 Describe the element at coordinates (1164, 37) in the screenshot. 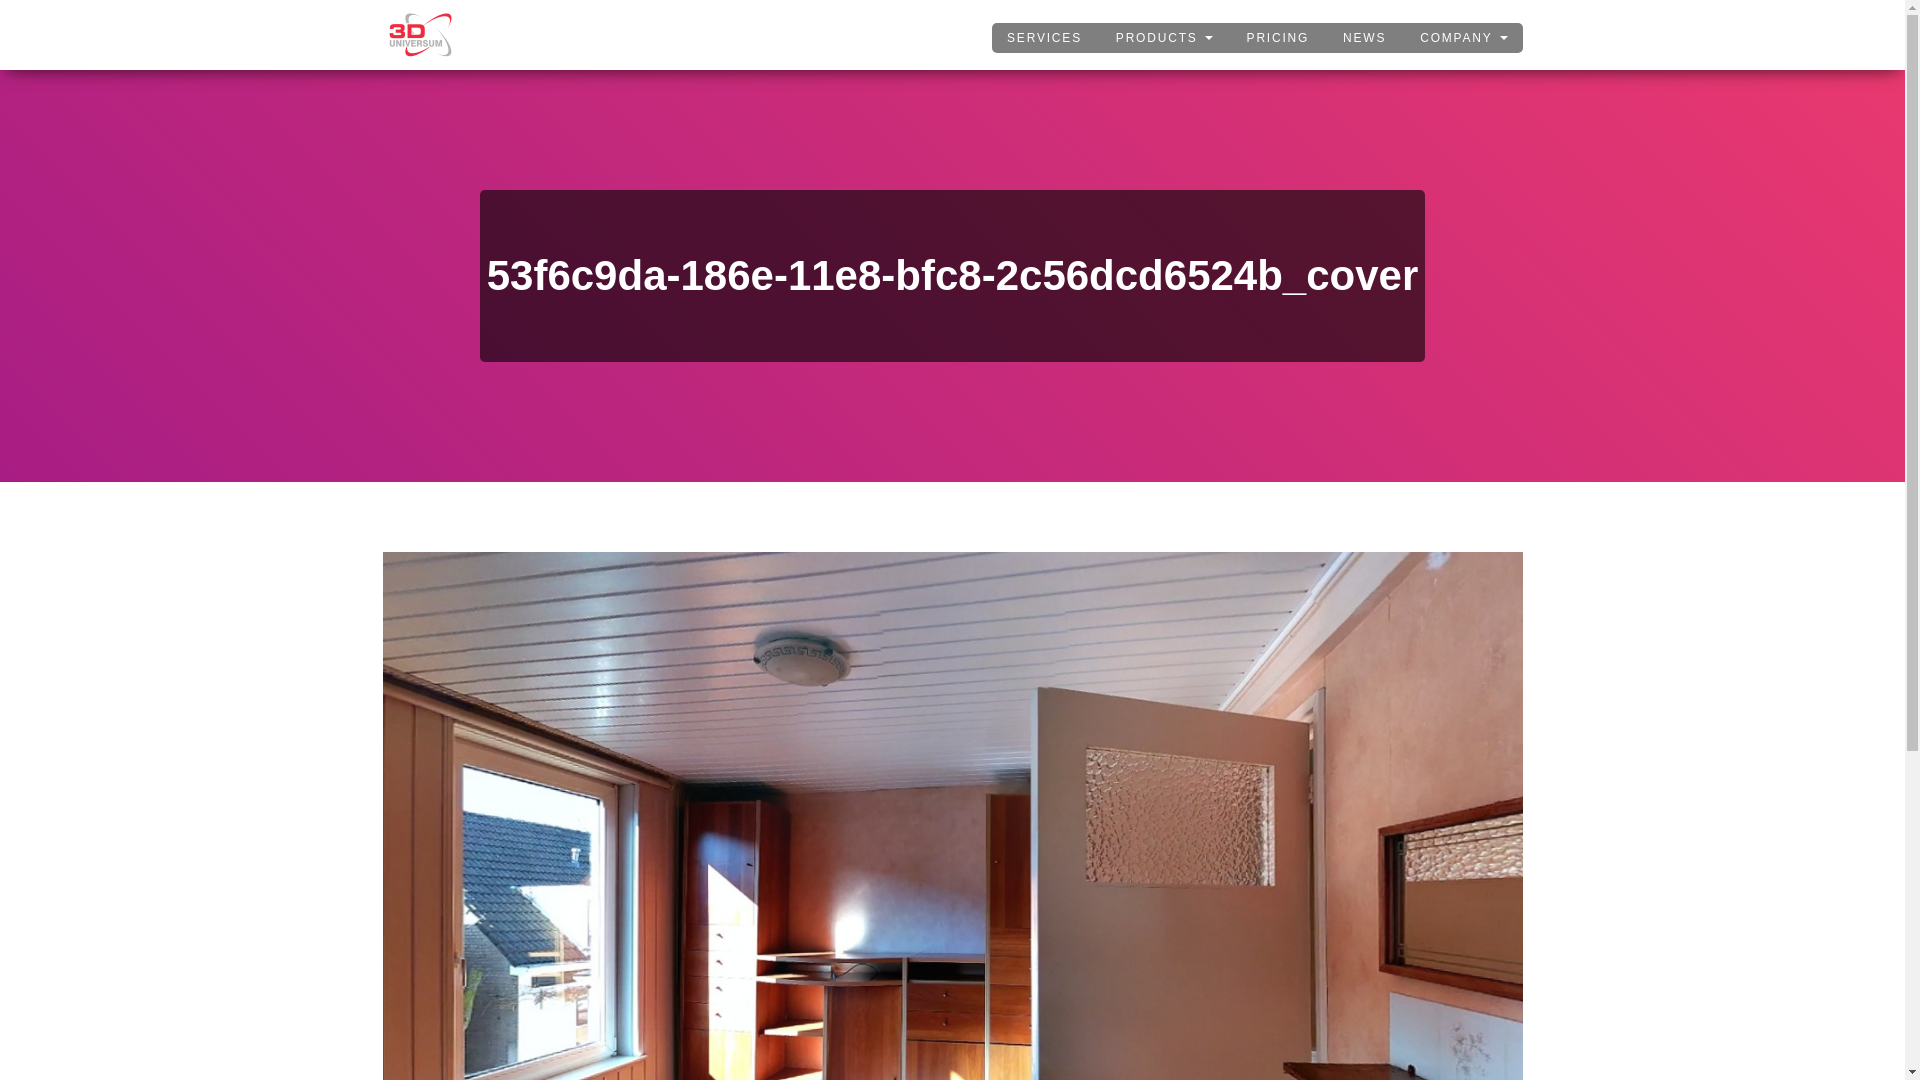

I see `'PRODUCTS'` at that location.